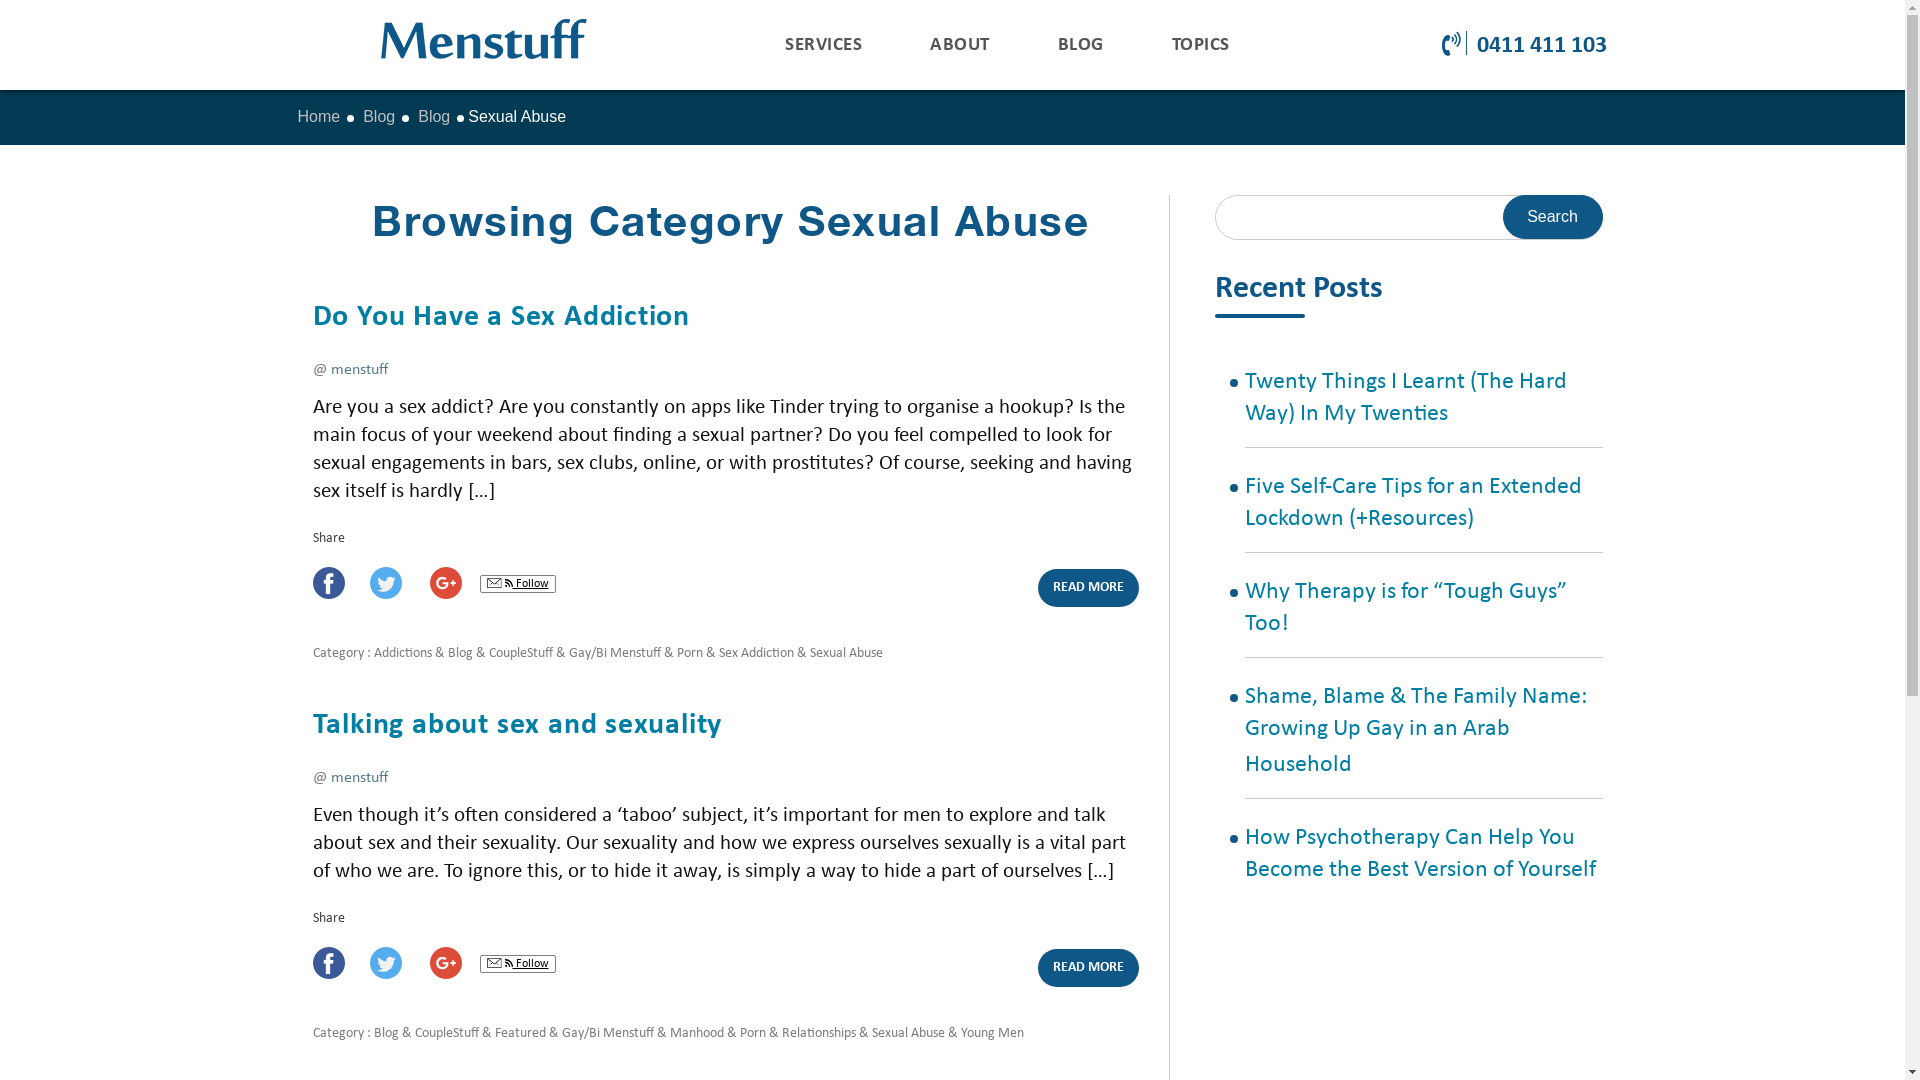 The image size is (1920, 1080). What do you see at coordinates (518, 963) in the screenshot?
I see `'Follow'` at bounding box center [518, 963].